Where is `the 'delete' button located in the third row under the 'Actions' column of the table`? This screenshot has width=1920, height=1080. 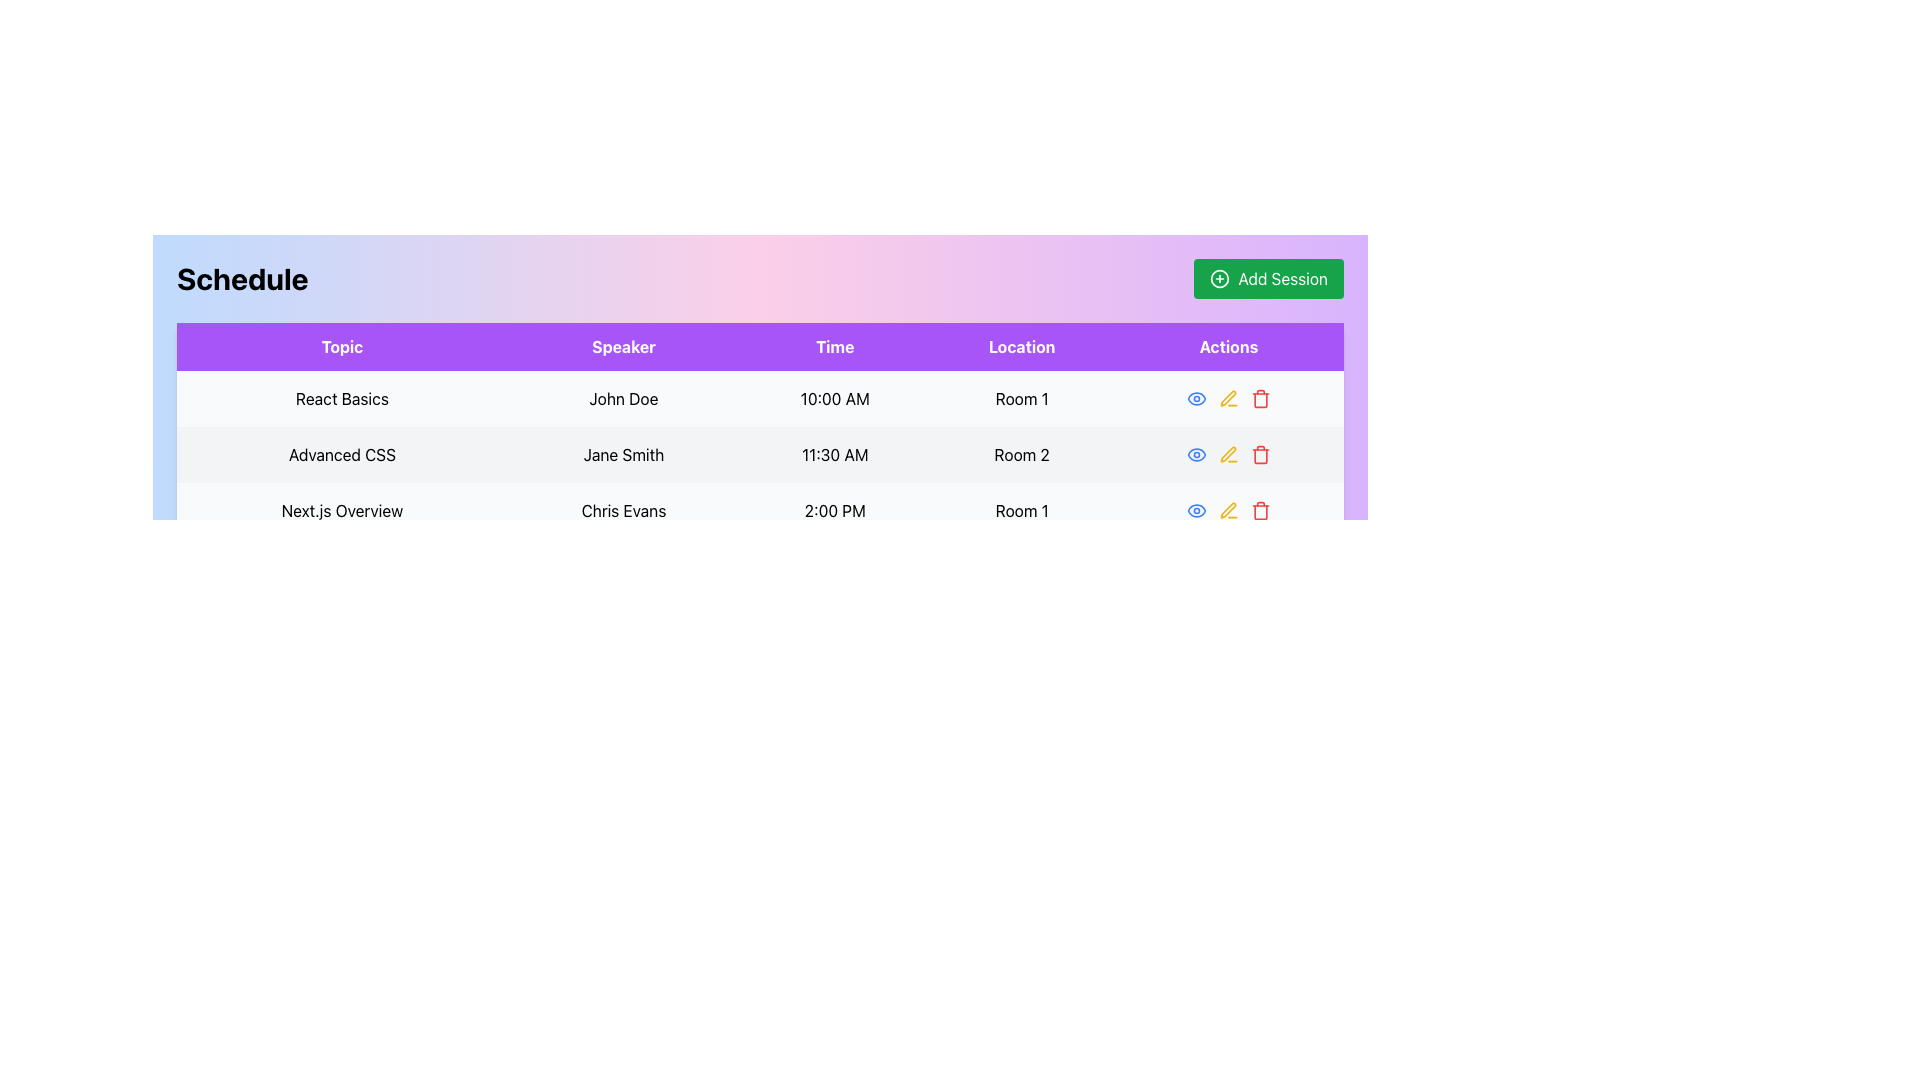
the 'delete' button located in the third row under the 'Actions' column of the table is located at coordinates (1259, 509).